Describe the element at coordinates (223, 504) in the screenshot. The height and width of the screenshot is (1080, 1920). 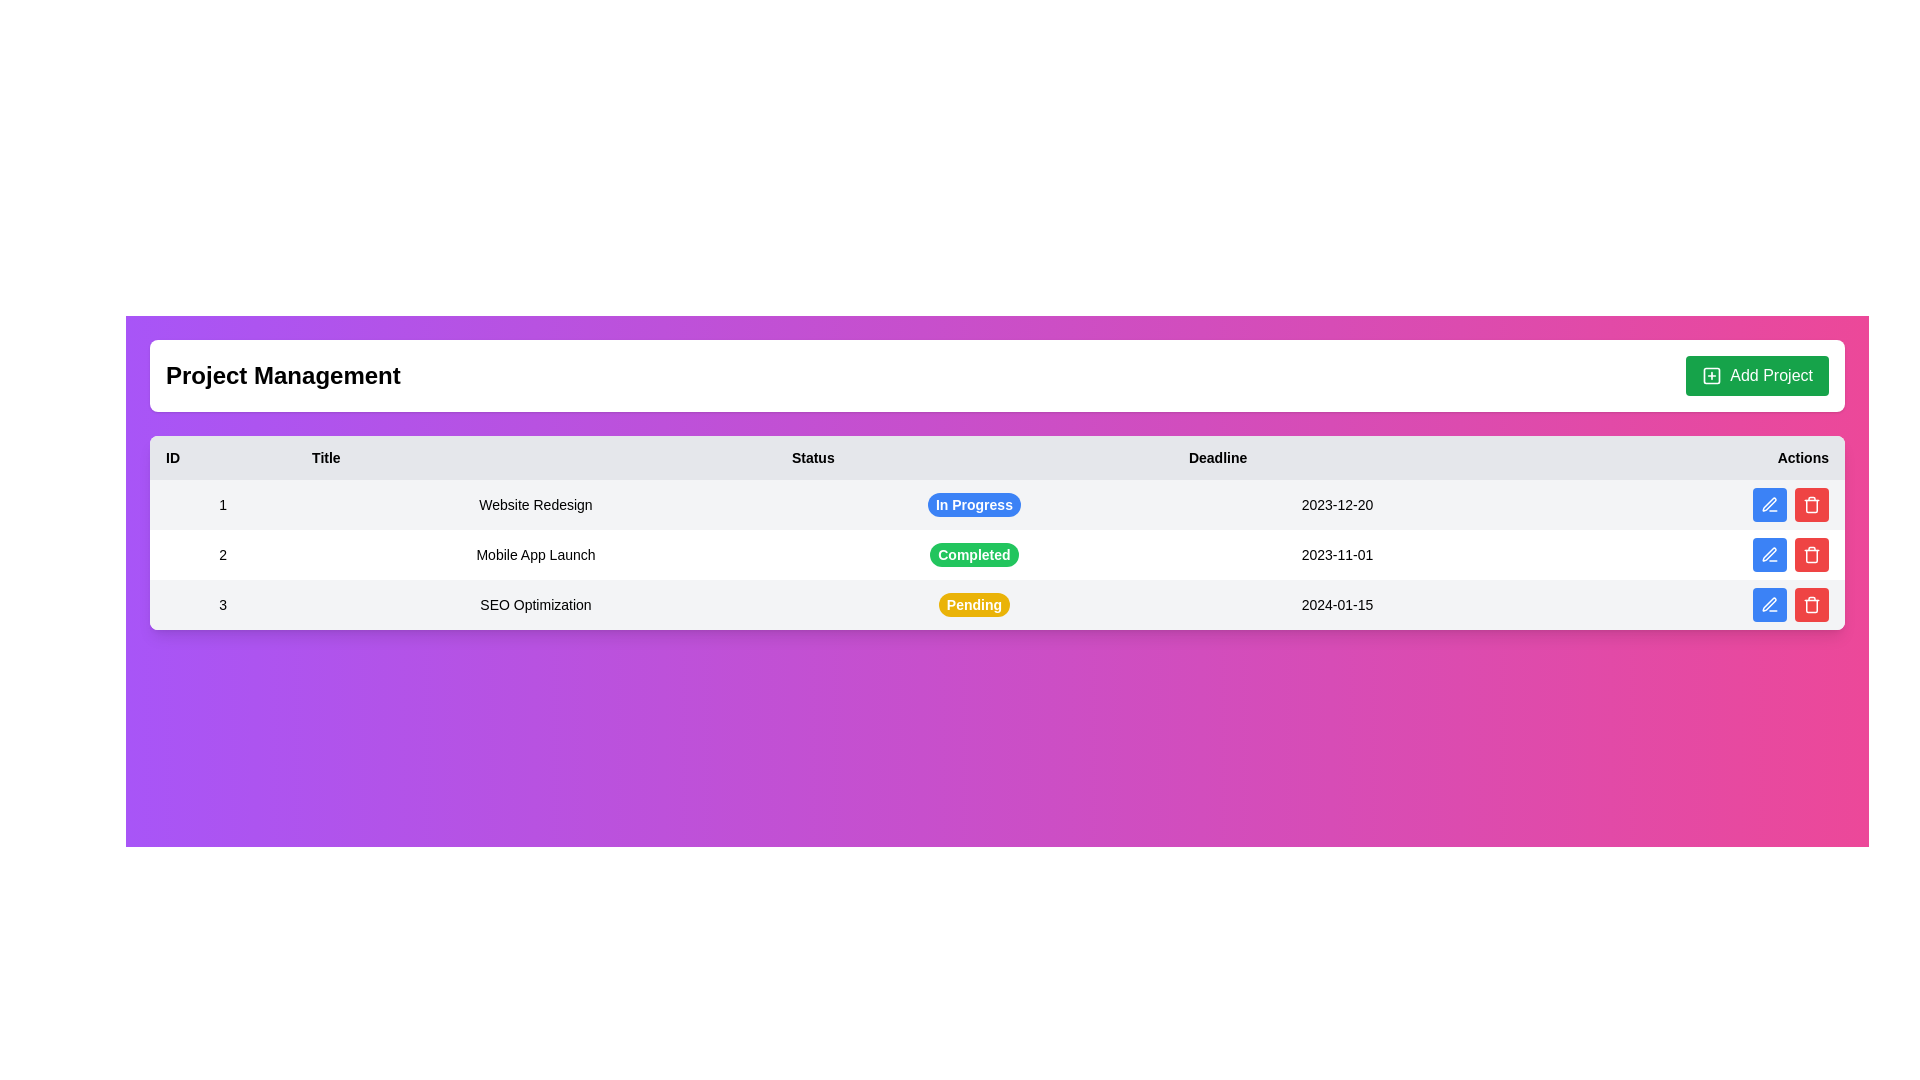
I see `text label that serves as an identifier or serial number in the first row and first column of the table, located under the 'ID' header, adjacent to 'Website Redesign'` at that location.